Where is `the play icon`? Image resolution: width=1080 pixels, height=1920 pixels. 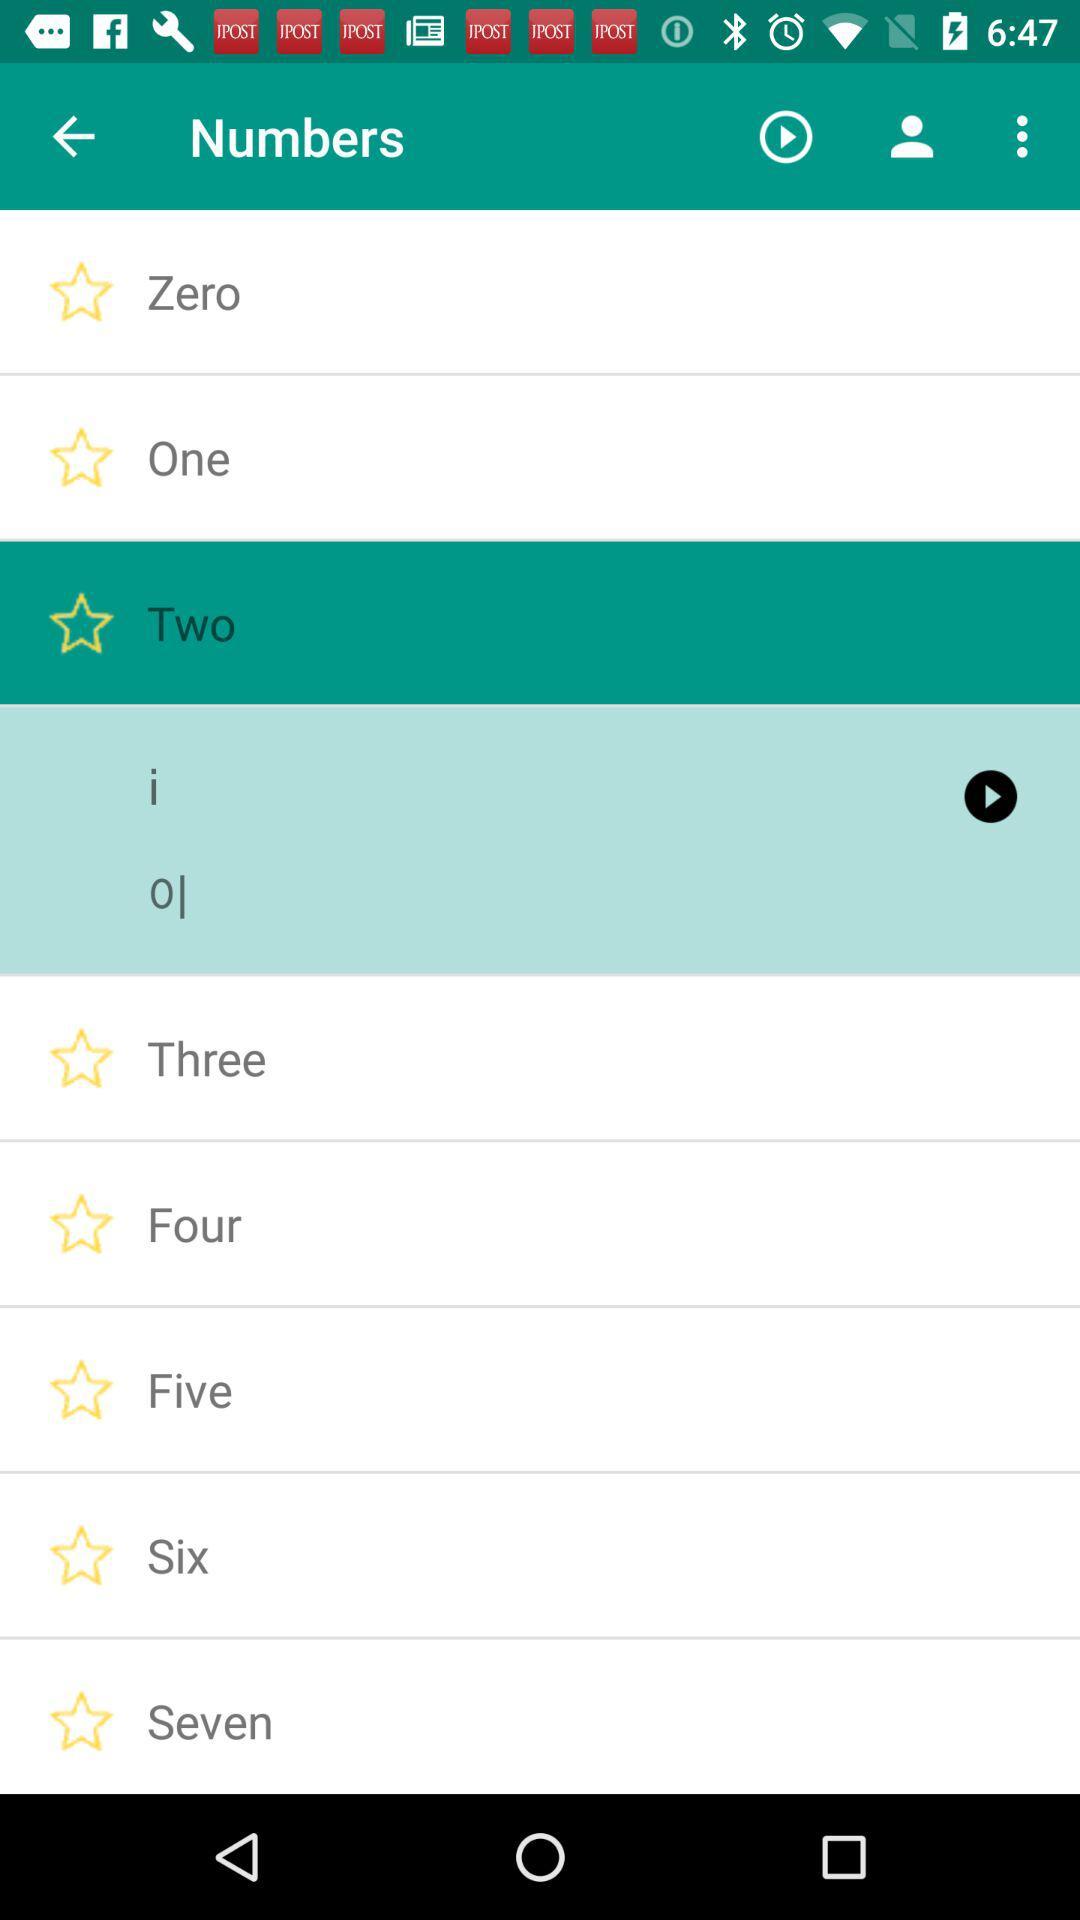 the play icon is located at coordinates (785, 136).